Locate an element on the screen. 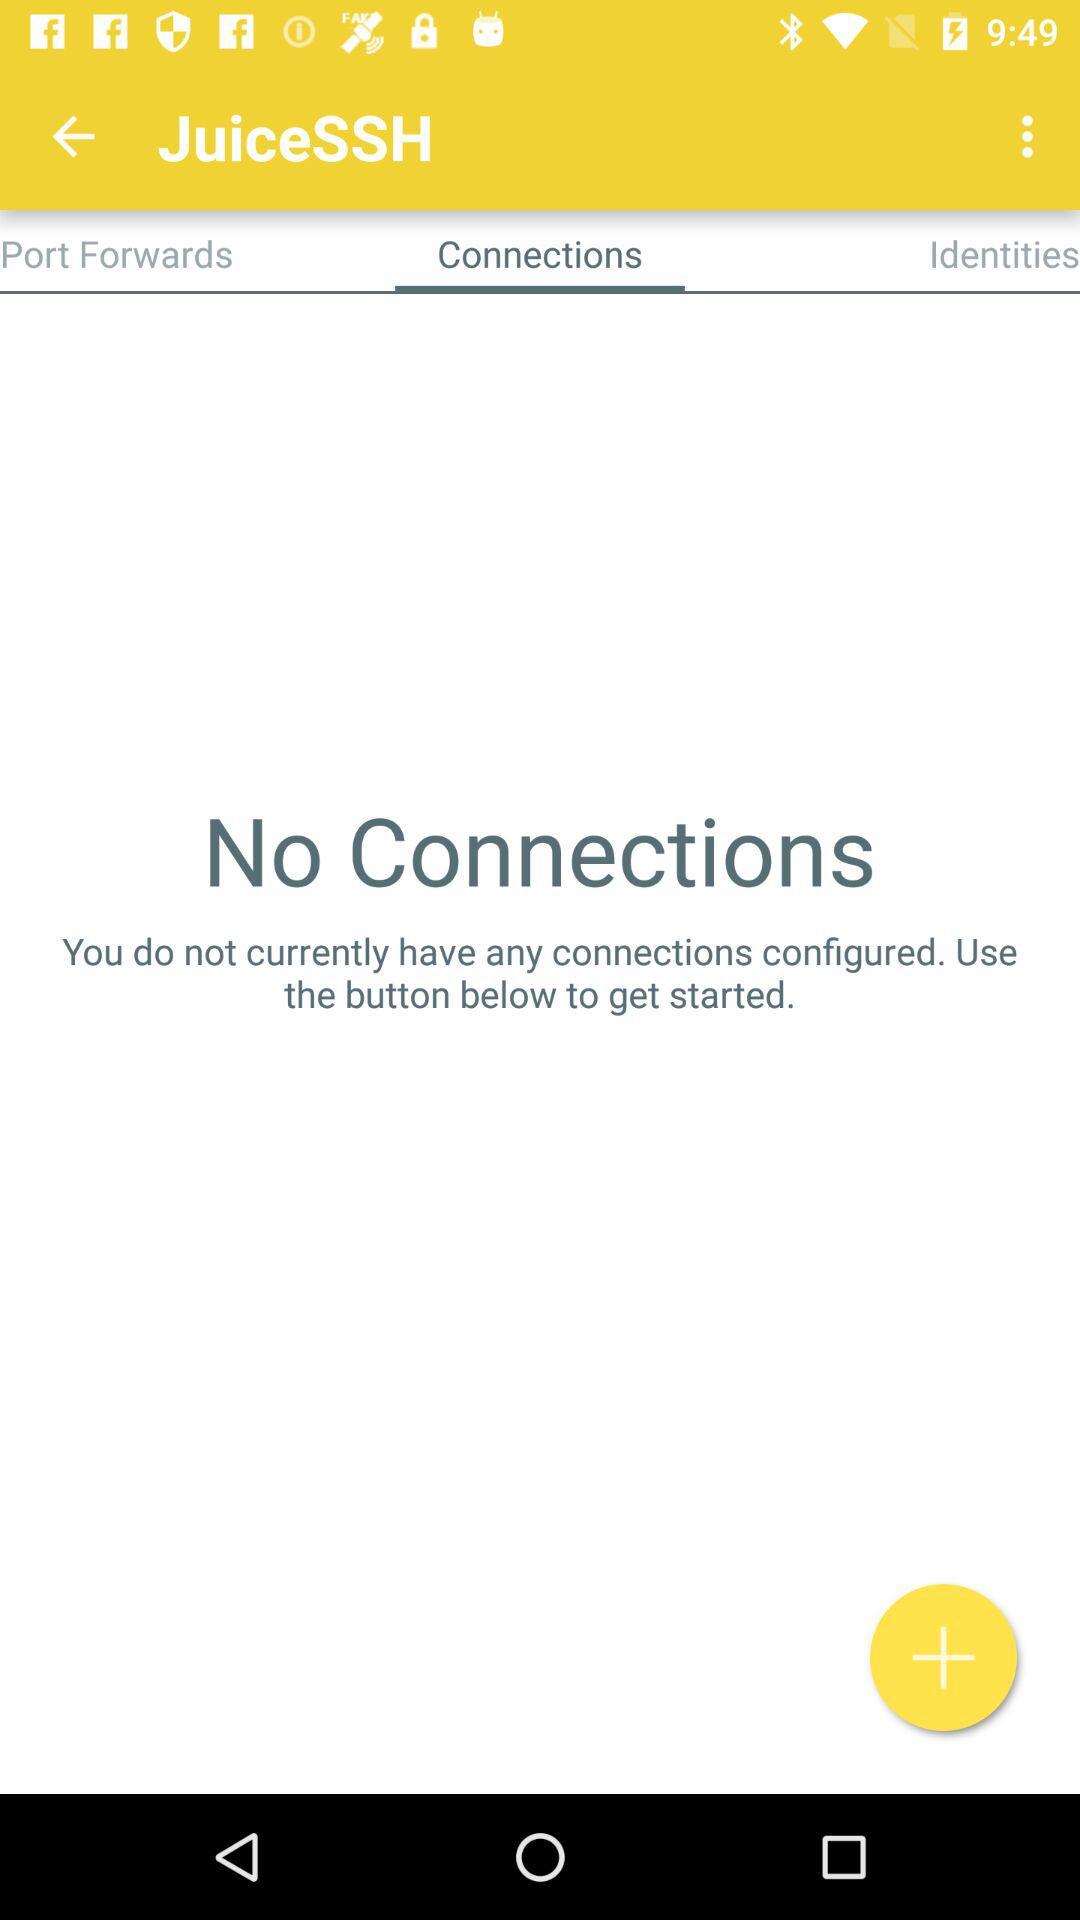  connections is located at coordinates (943, 1657).